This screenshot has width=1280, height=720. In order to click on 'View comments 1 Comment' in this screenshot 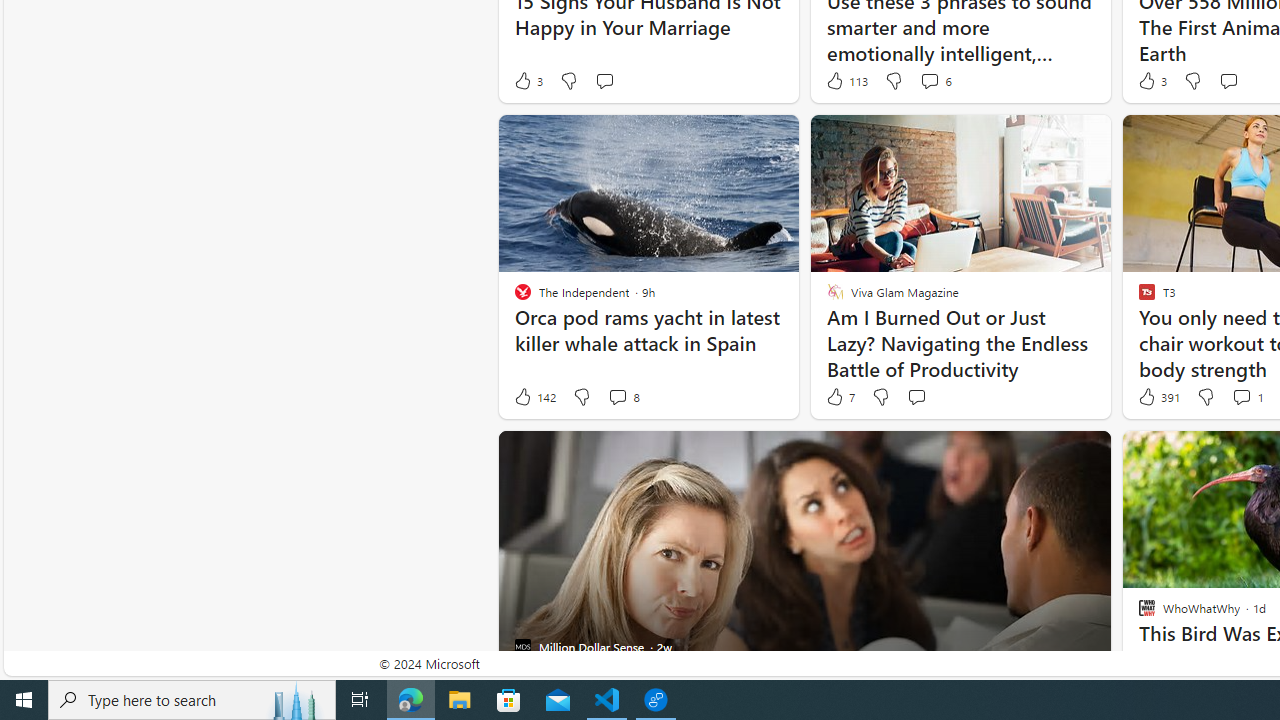, I will do `click(1240, 397)`.